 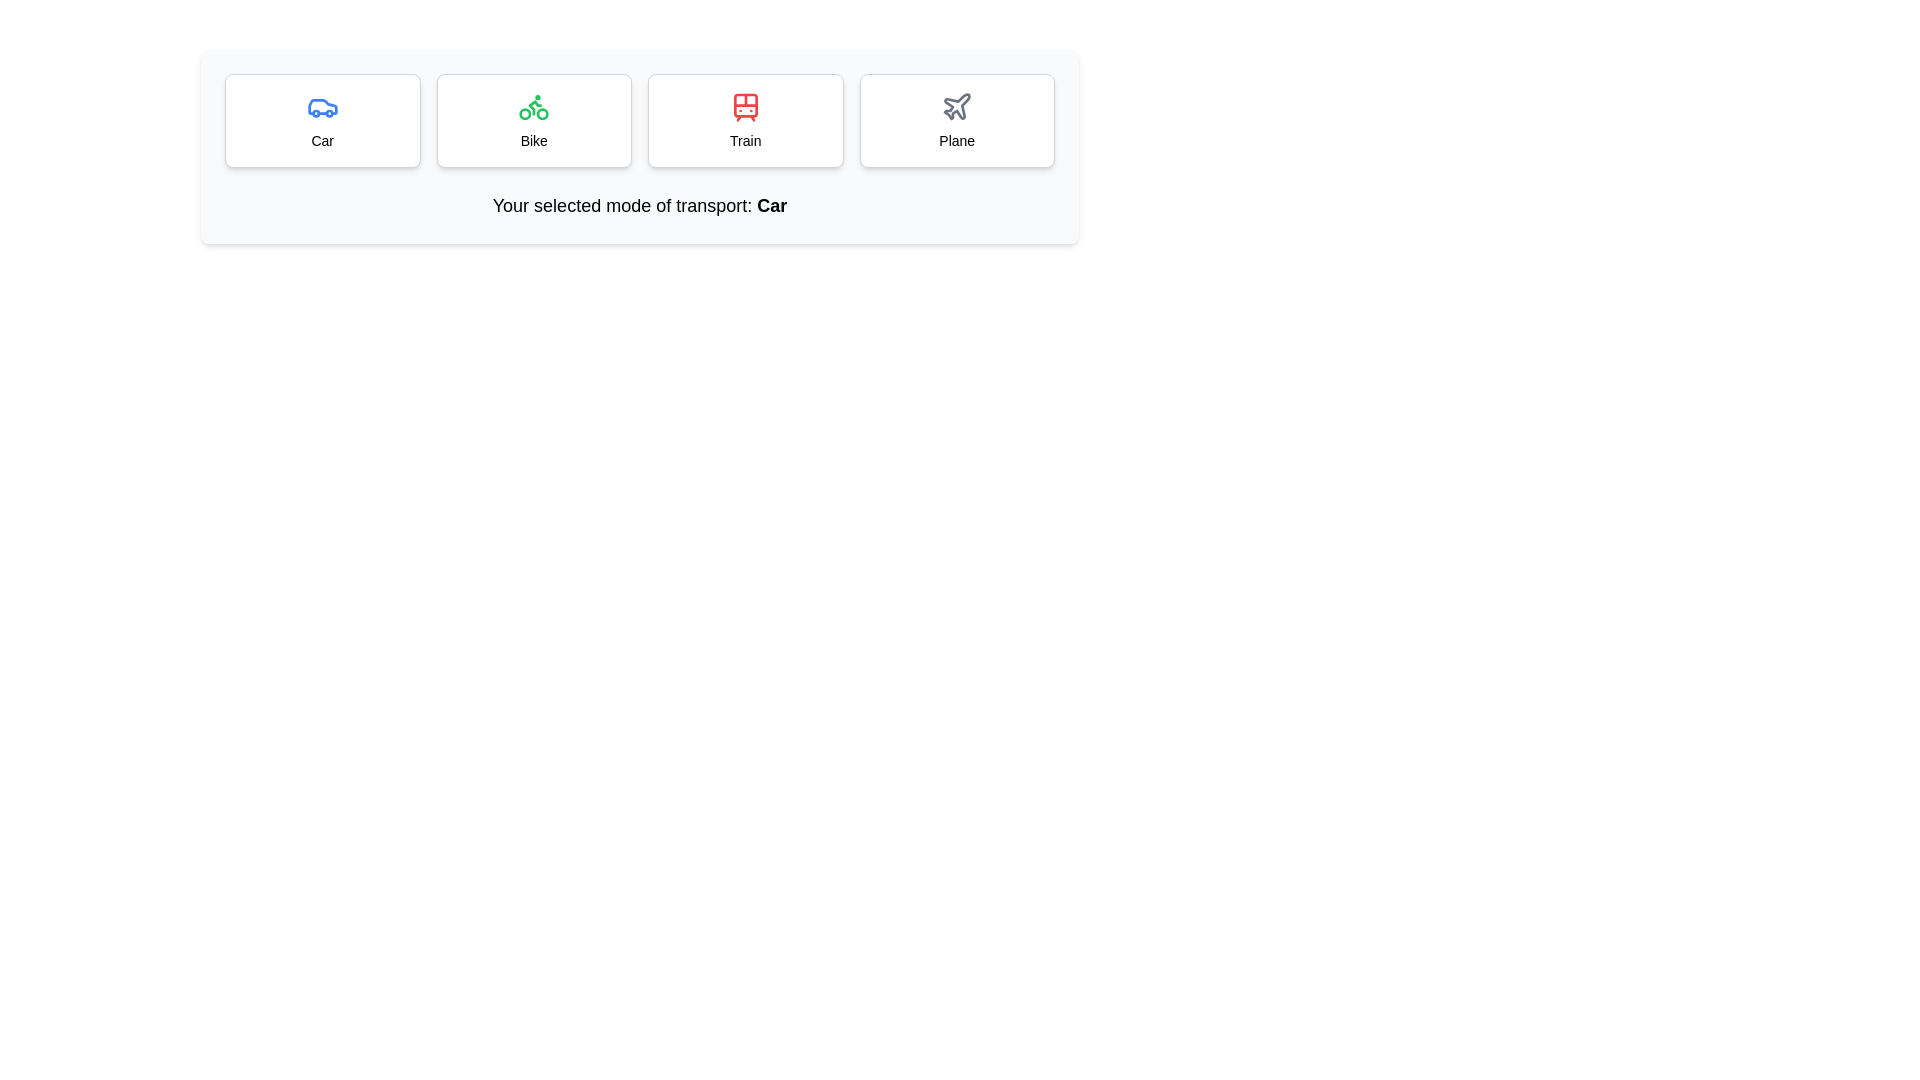 I want to click on the button containing the airplane vector graphic icon labeled 'Plane' located in the top right corner of the selection interface, so click(x=956, y=106).